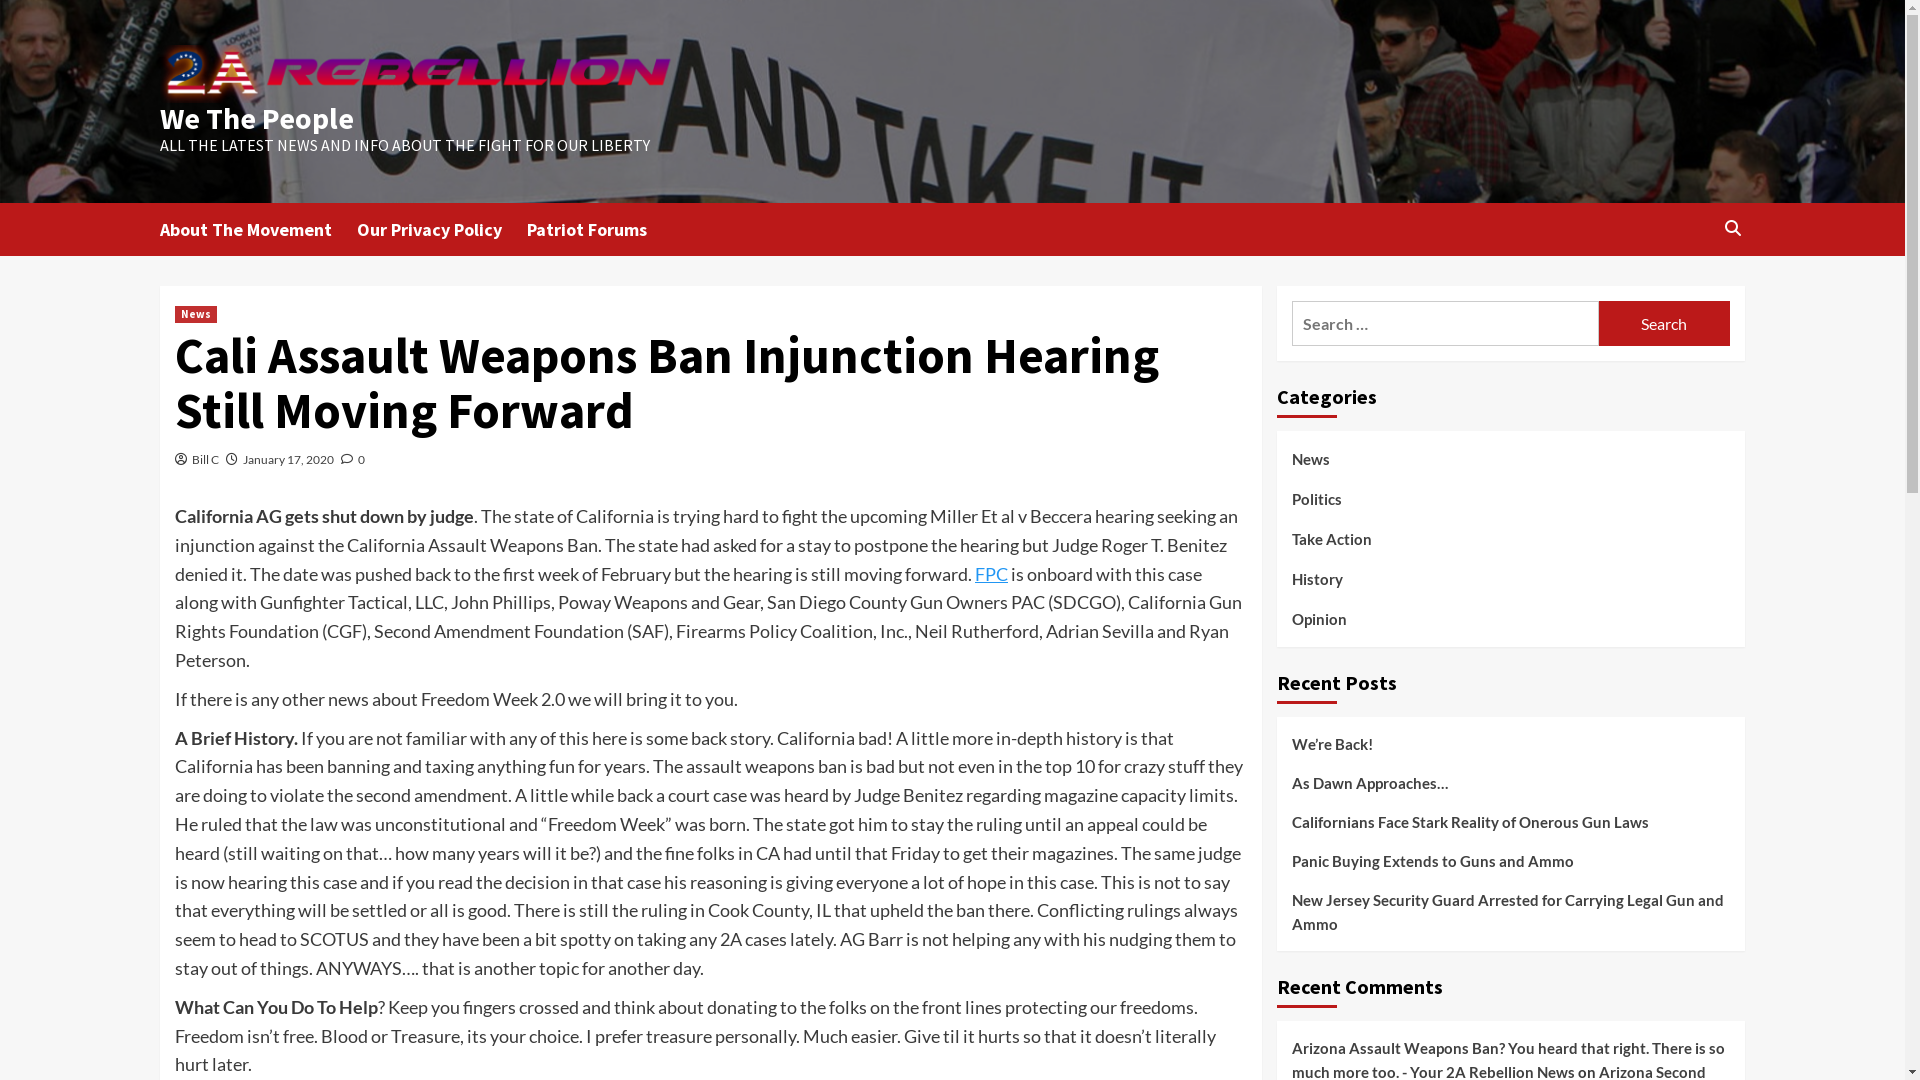 The height and width of the screenshot is (1080, 1920). Describe the element at coordinates (205, 459) in the screenshot. I see `'Bill C'` at that location.